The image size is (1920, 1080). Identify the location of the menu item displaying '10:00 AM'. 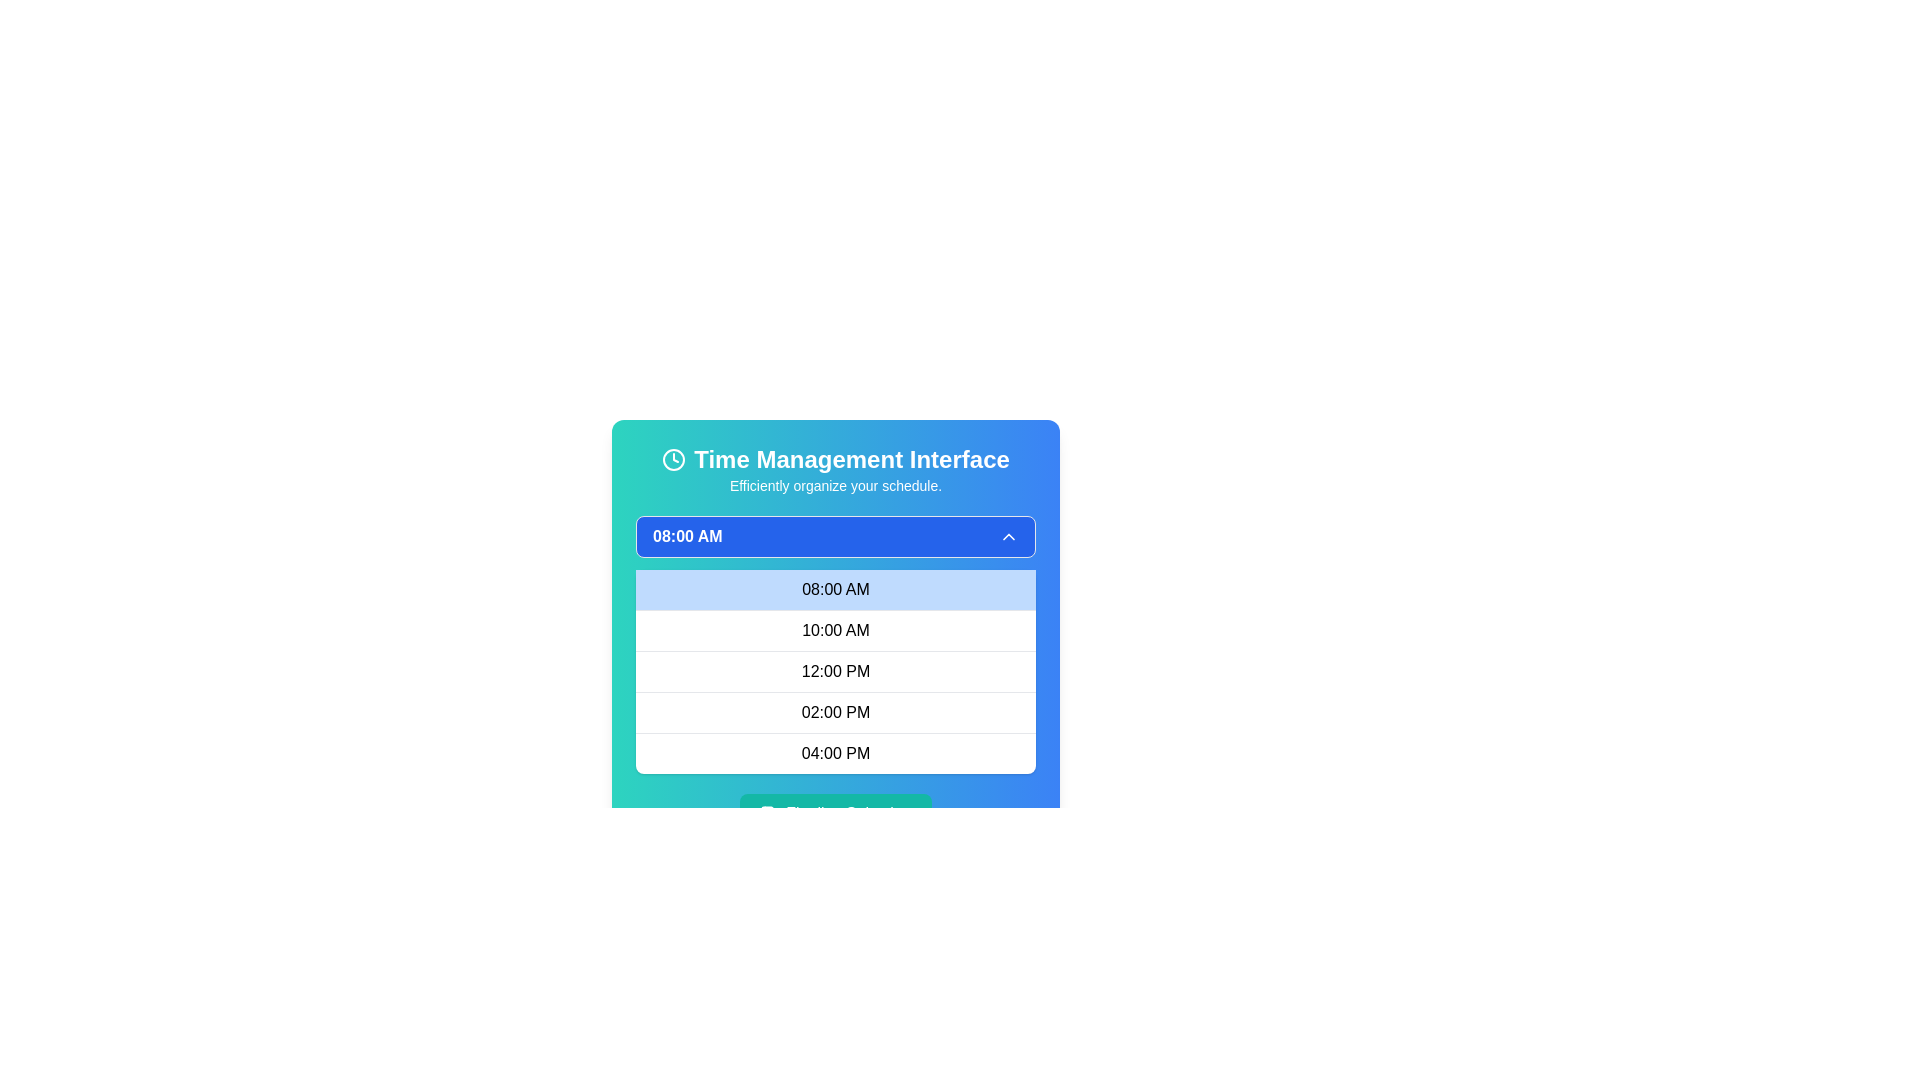
(835, 630).